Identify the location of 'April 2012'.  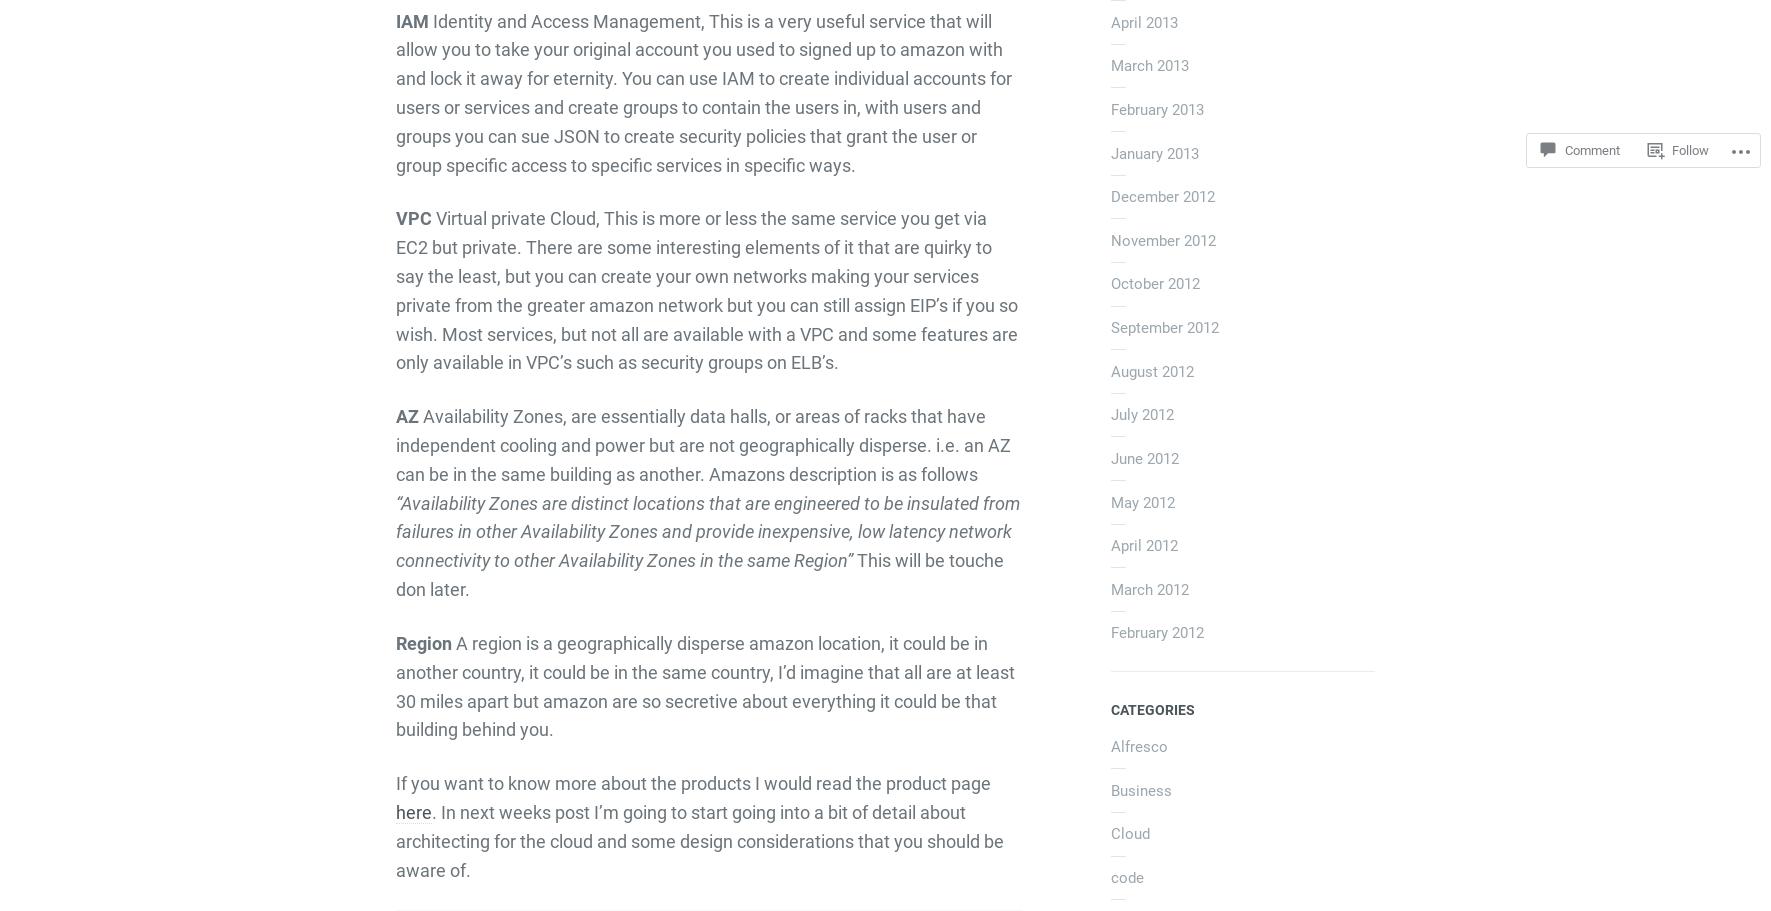
(1109, 544).